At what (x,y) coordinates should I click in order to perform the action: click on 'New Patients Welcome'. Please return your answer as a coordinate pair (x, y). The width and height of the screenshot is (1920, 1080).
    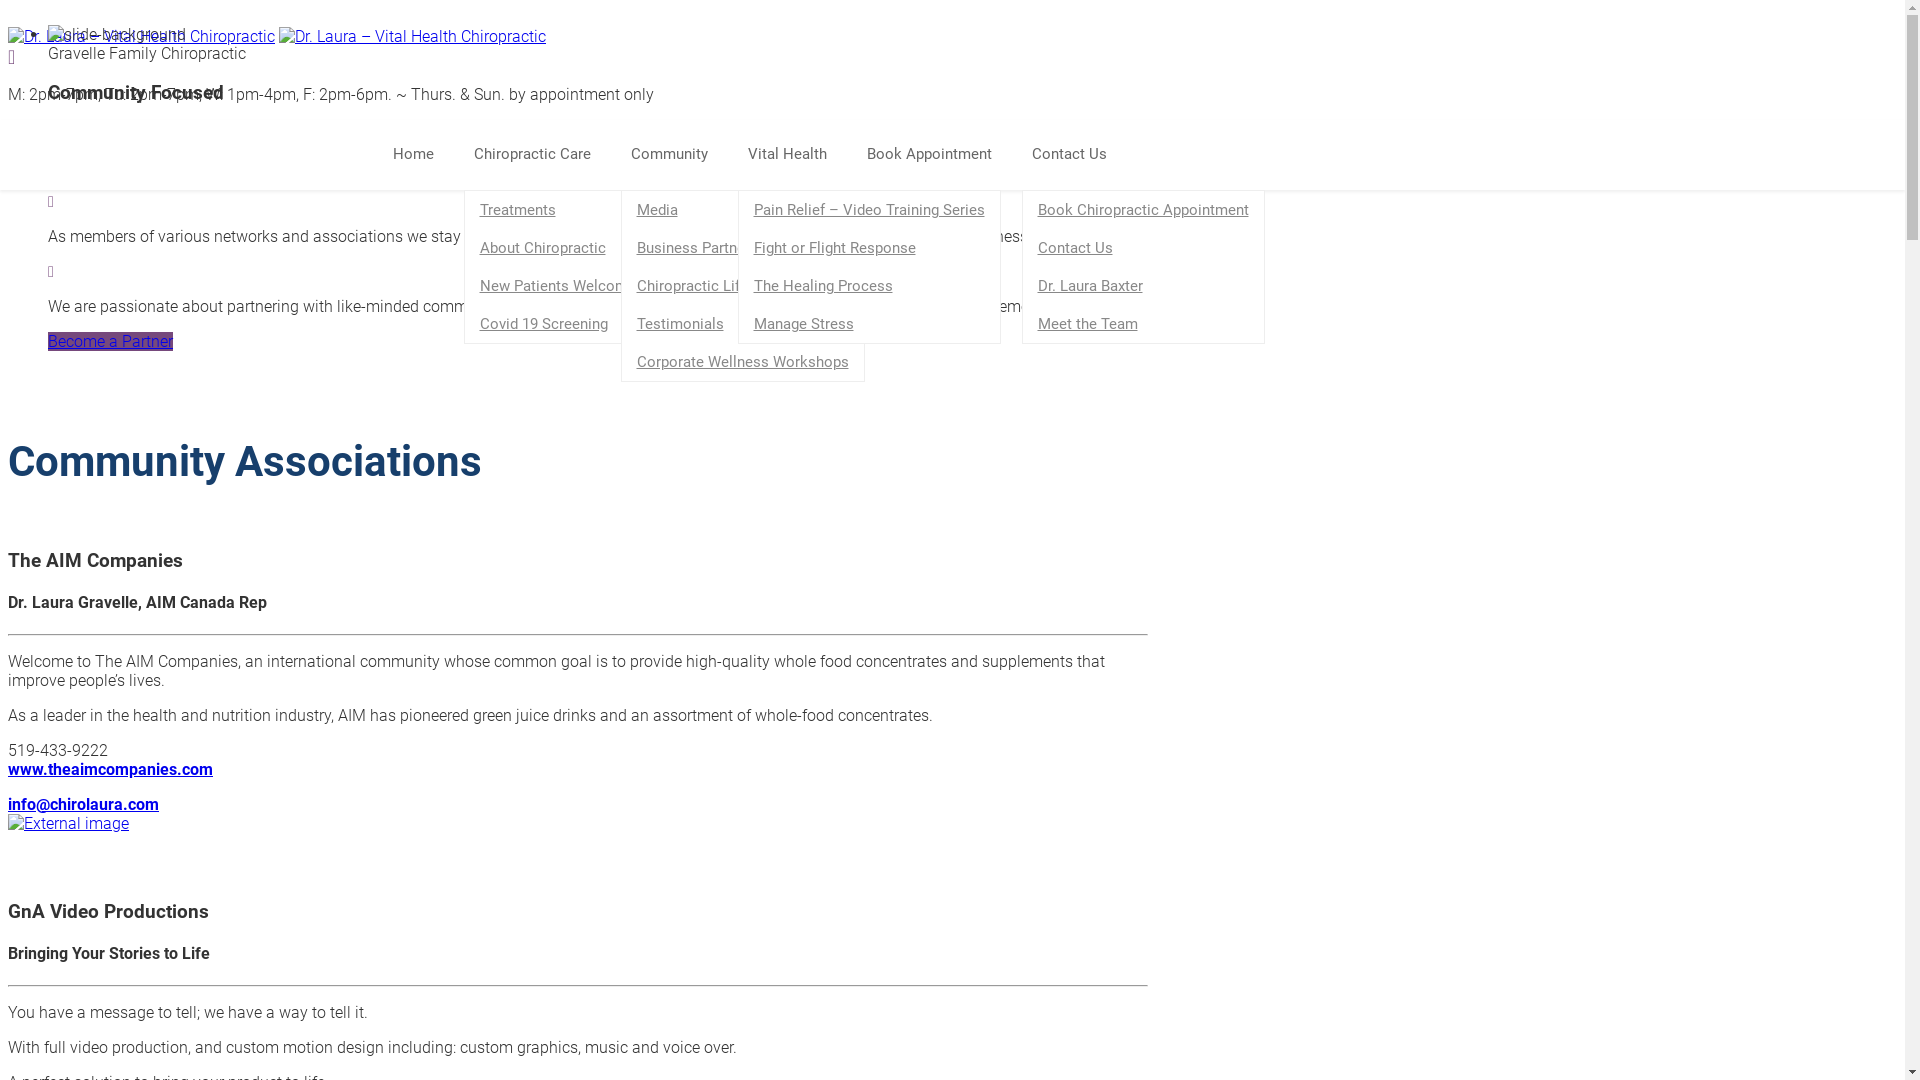
    Looking at the image, I should click on (557, 285).